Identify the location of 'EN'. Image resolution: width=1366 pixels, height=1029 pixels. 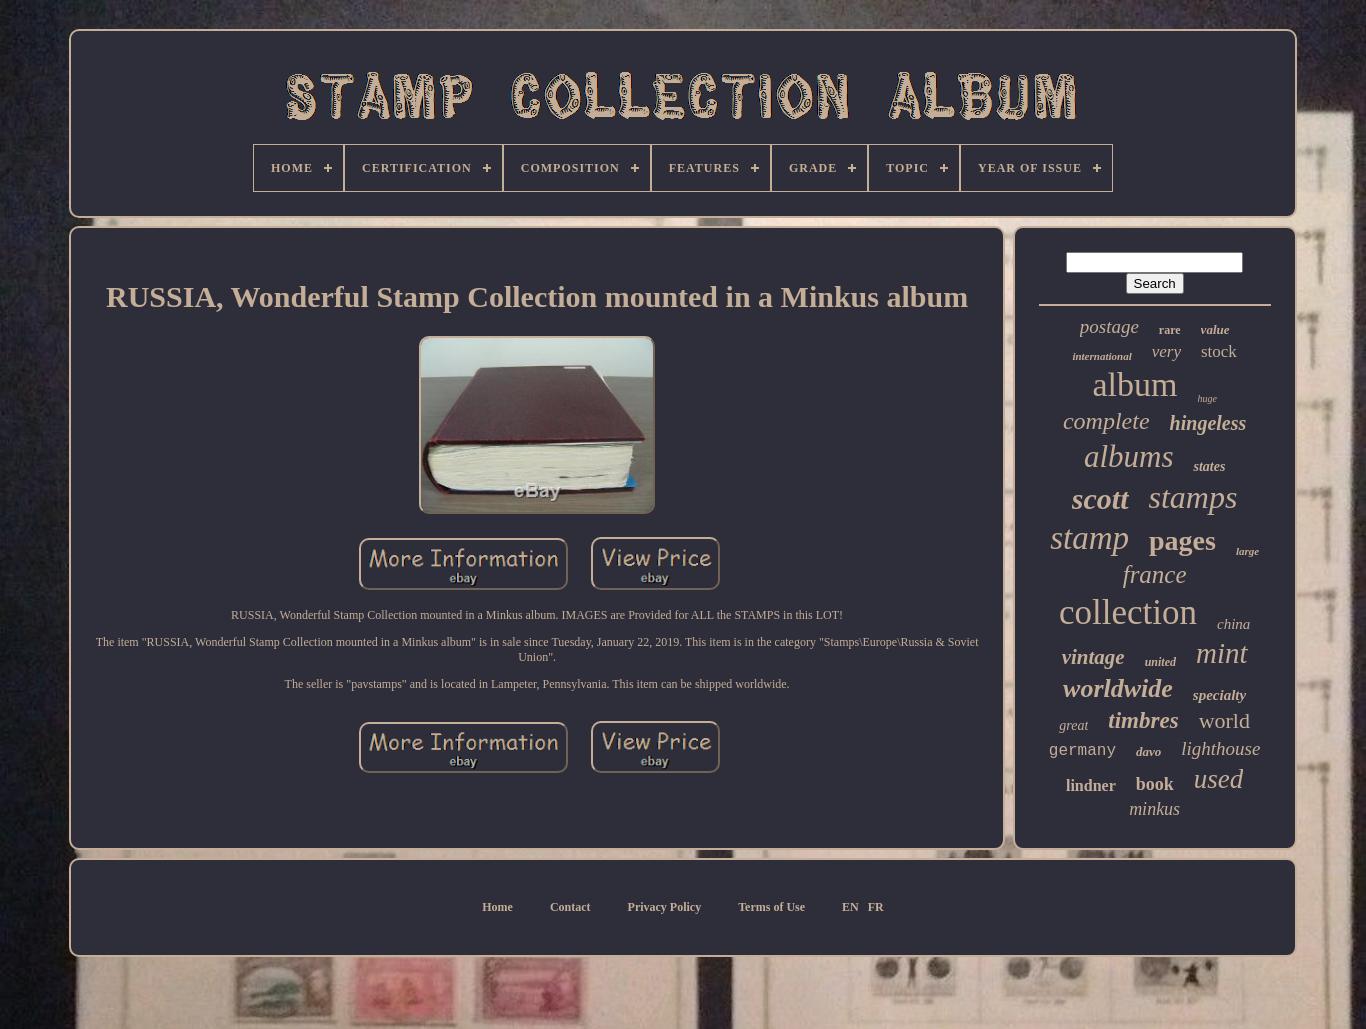
(849, 906).